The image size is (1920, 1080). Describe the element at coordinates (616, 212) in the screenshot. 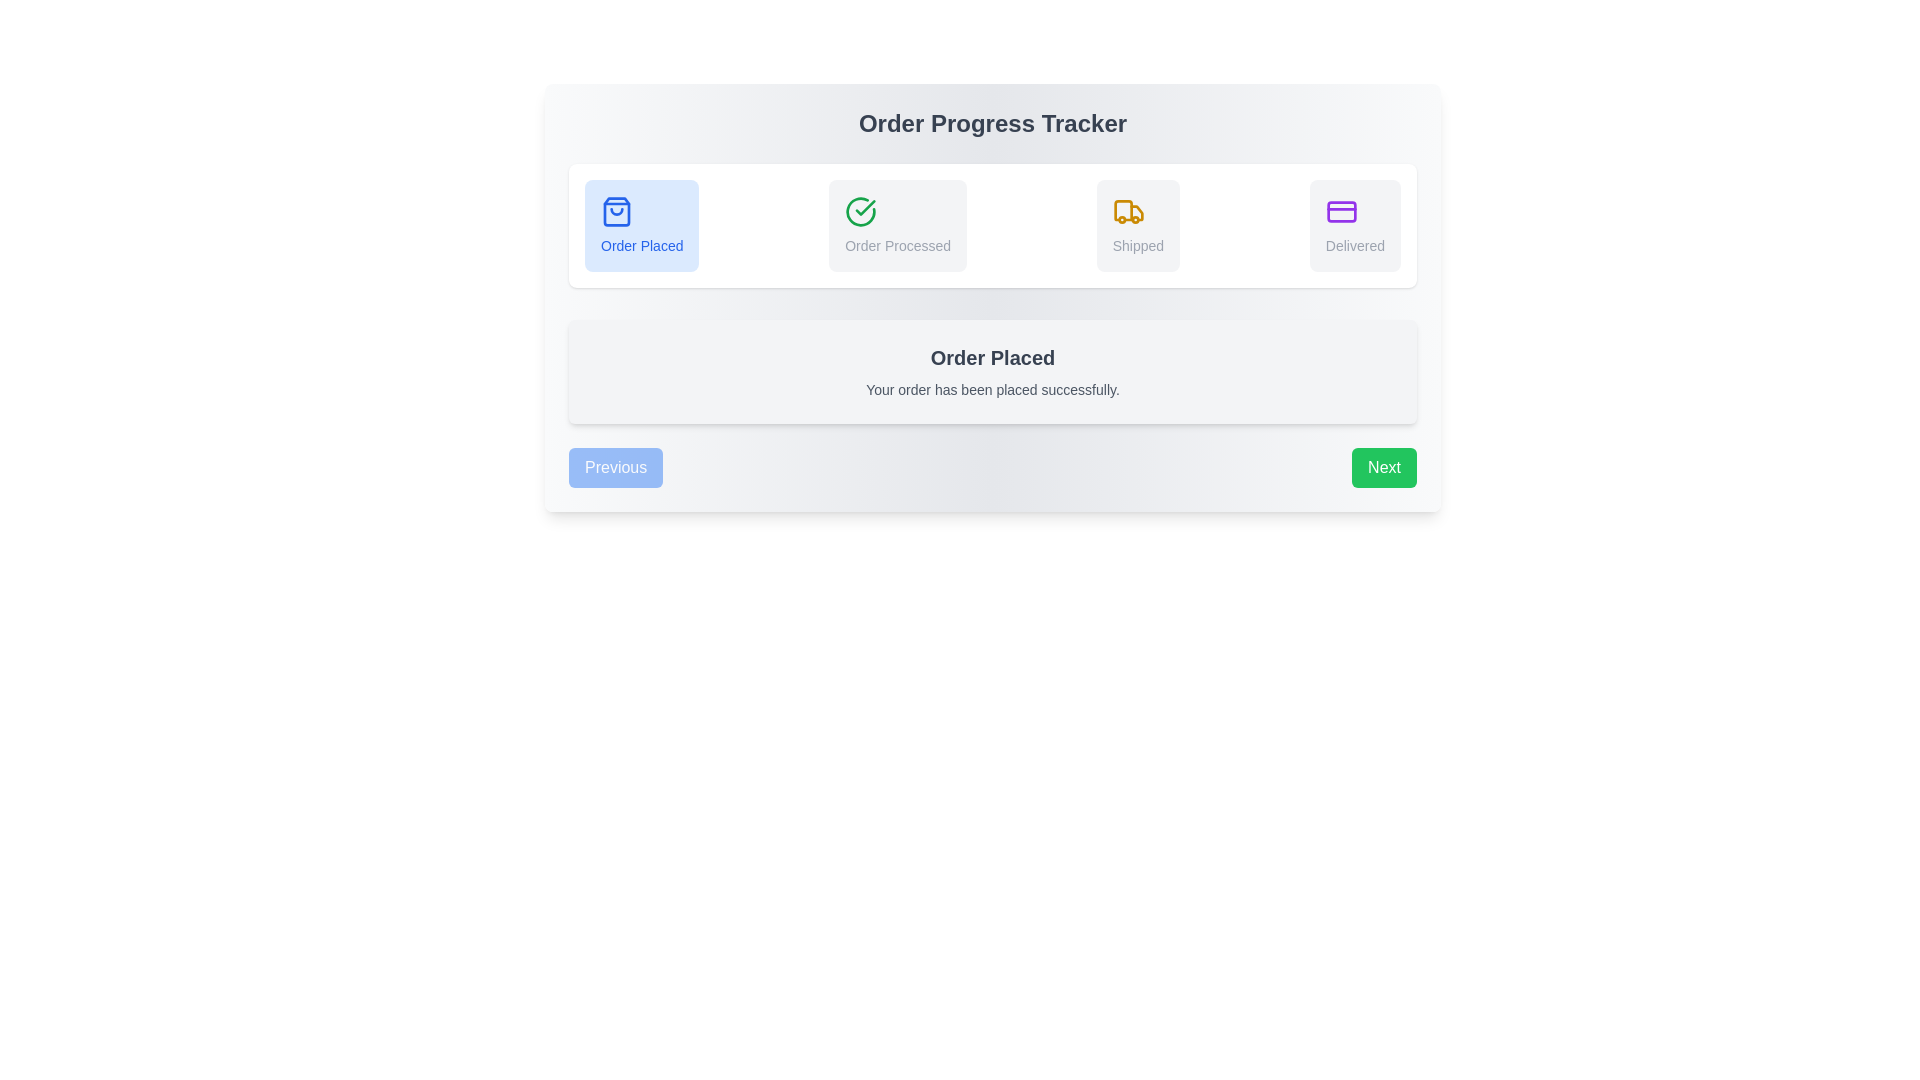

I see `the 'Order Placed' icon located in the top row of the progress tracker interface, specifically inside the first card, to visually represent an order being placed` at that location.